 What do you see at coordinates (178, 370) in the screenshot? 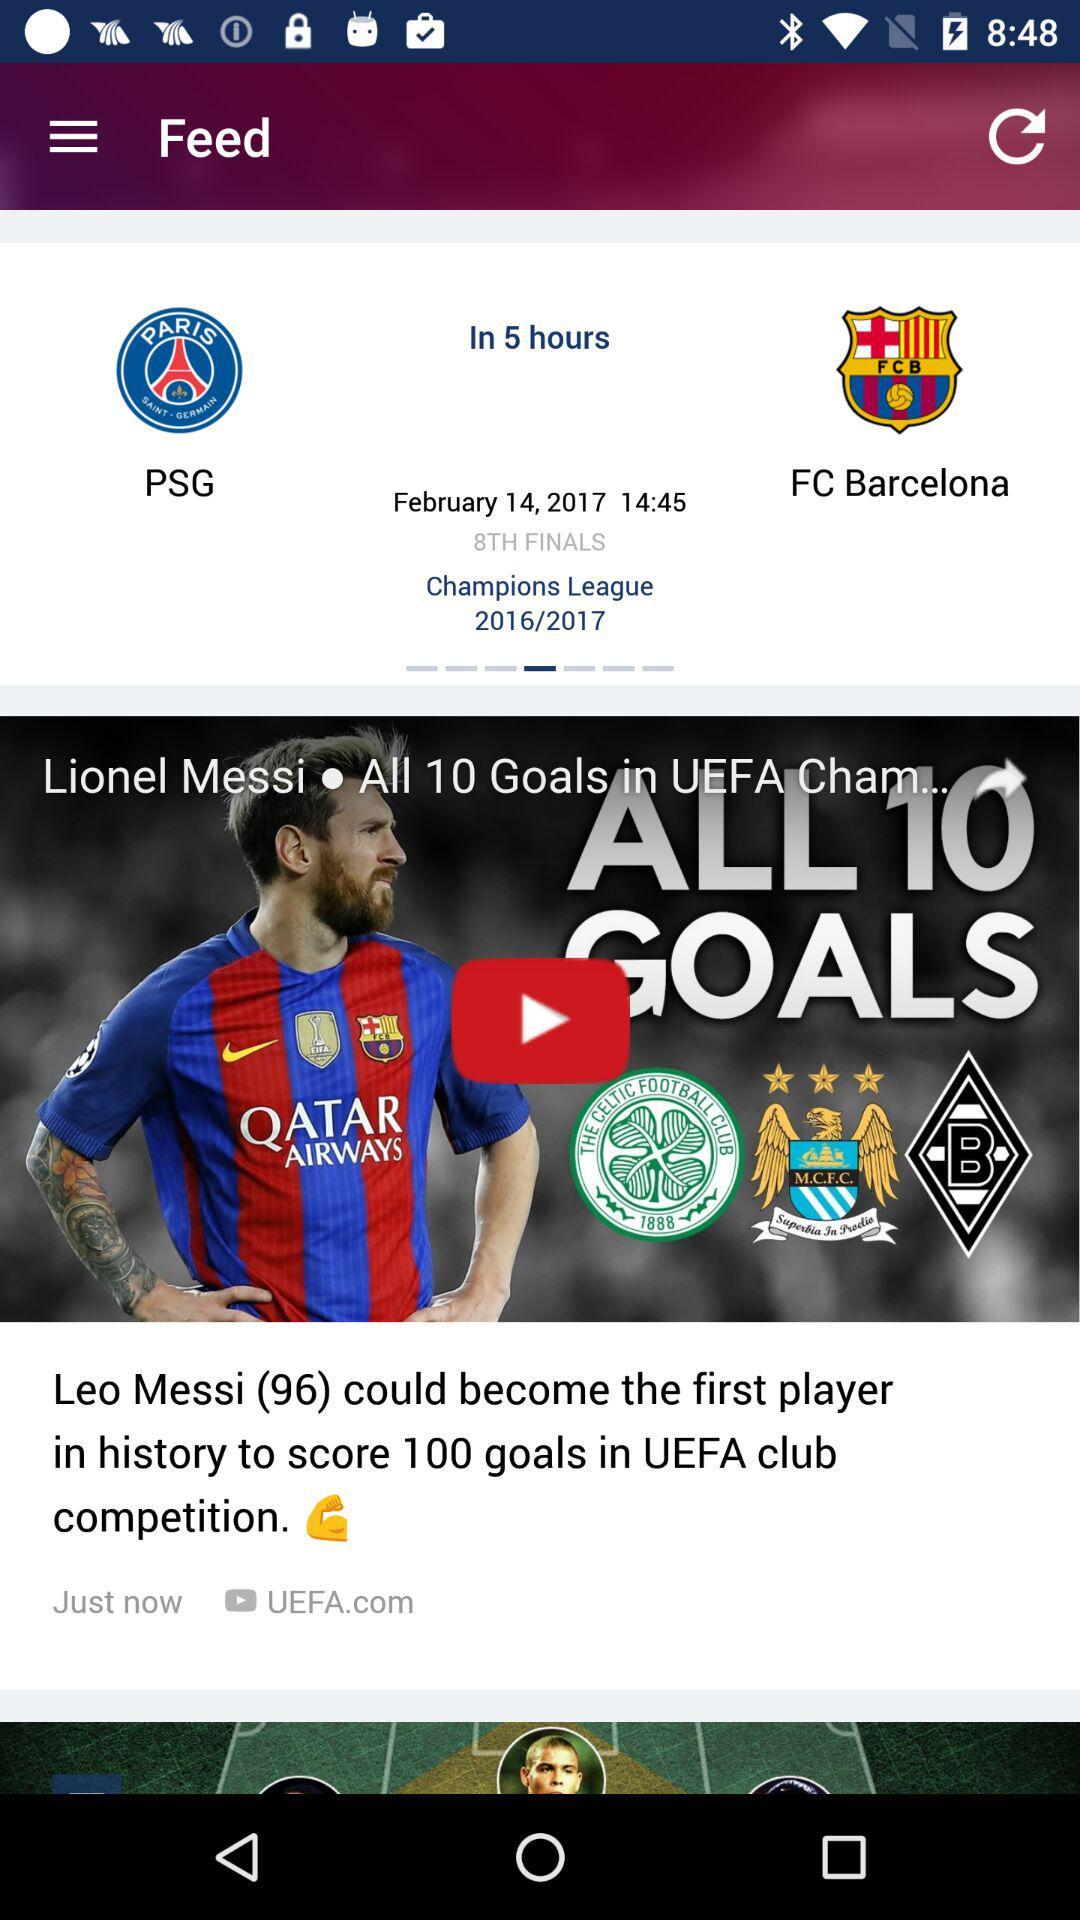
I see `the image above pgs` at bounding box center [178, 370].